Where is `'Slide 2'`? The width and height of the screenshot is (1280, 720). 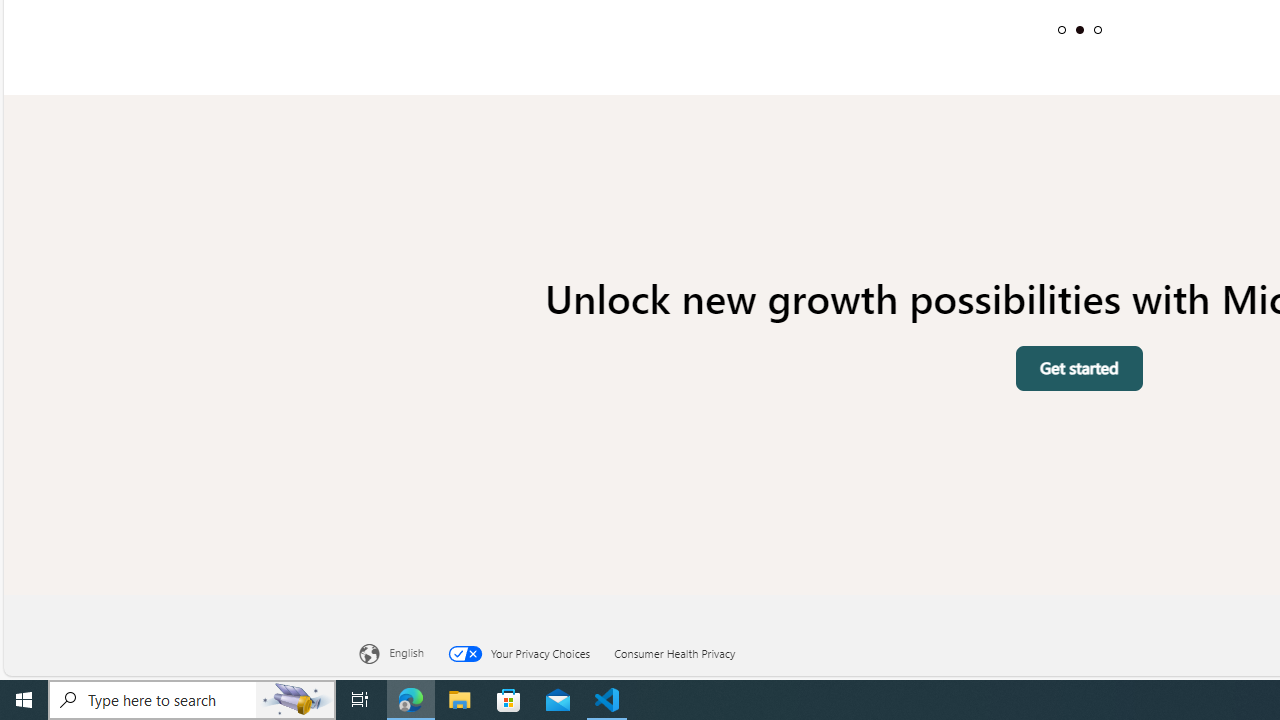
'Slide 2' is located at coordinates (1078, 29).